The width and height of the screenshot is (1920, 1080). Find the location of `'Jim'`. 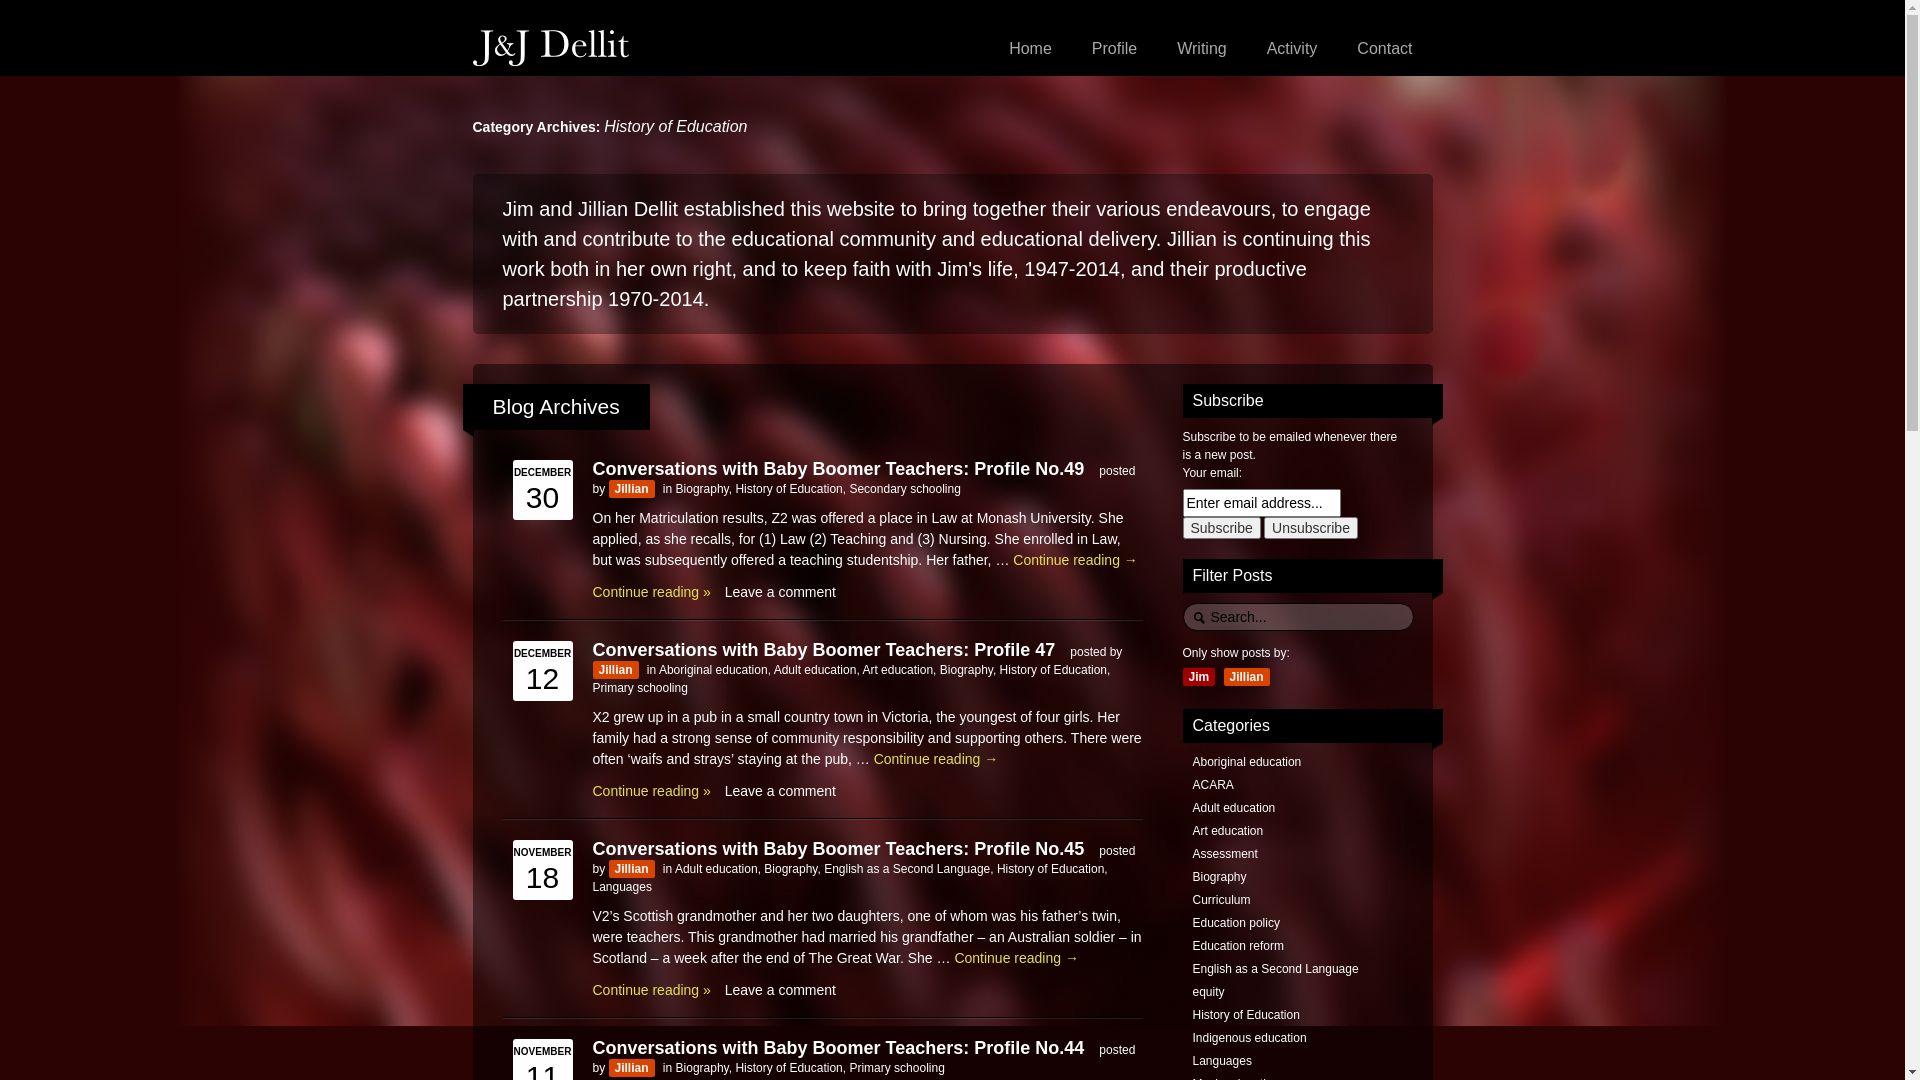

'Jim' is located at coordinates (1198, 676).